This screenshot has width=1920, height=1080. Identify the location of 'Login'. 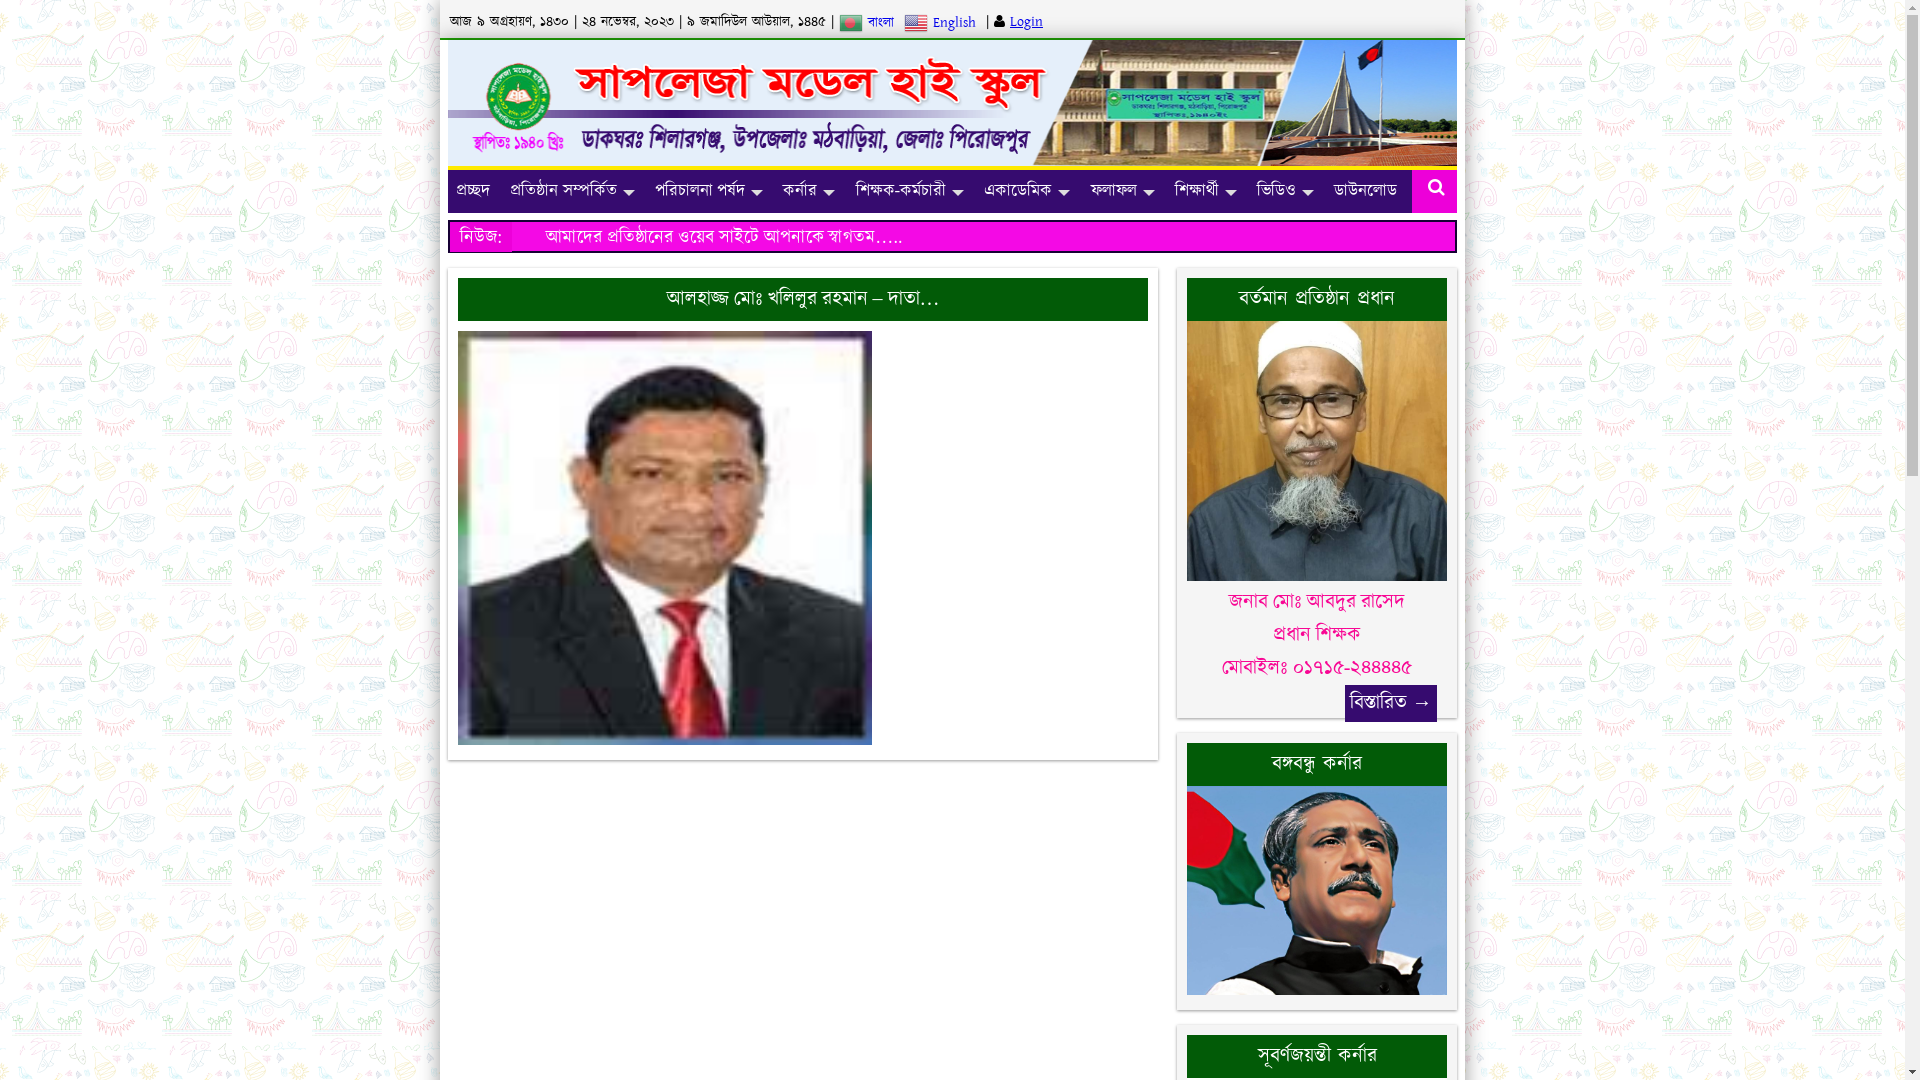
(1009, 22).